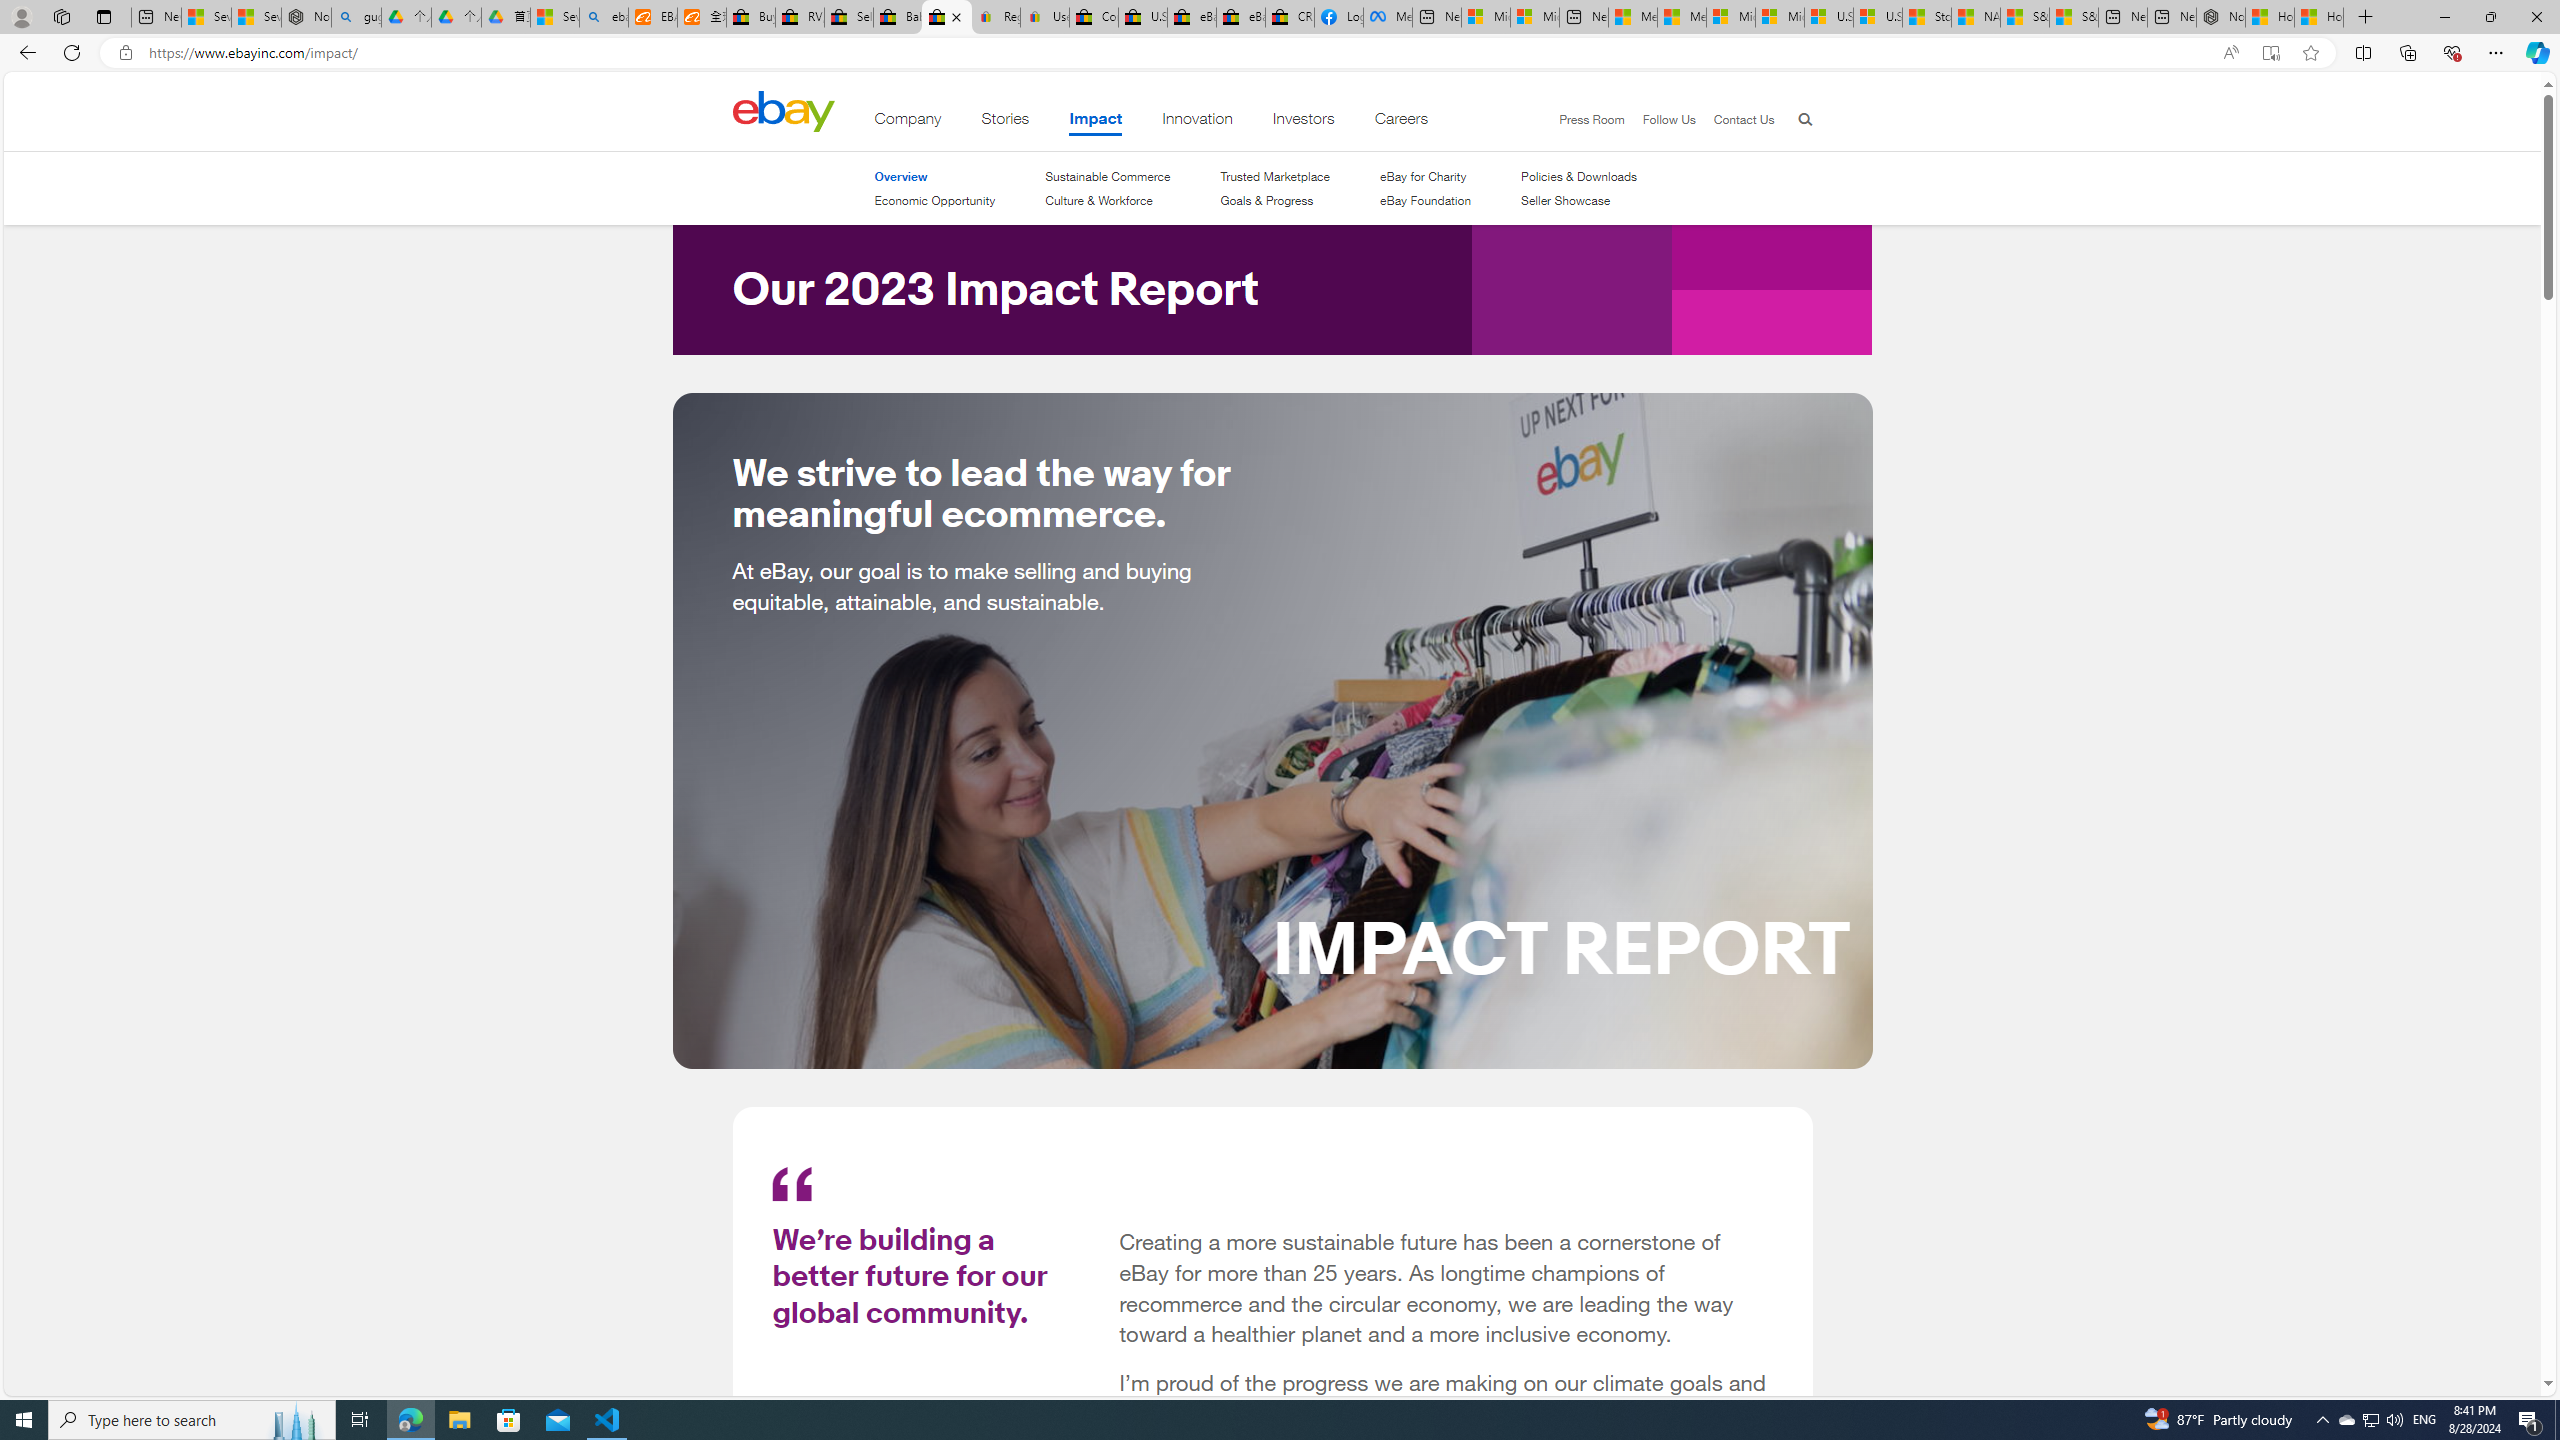 The image size is (2560, 1440). I want to click on 'Overview', so click(898, 176).